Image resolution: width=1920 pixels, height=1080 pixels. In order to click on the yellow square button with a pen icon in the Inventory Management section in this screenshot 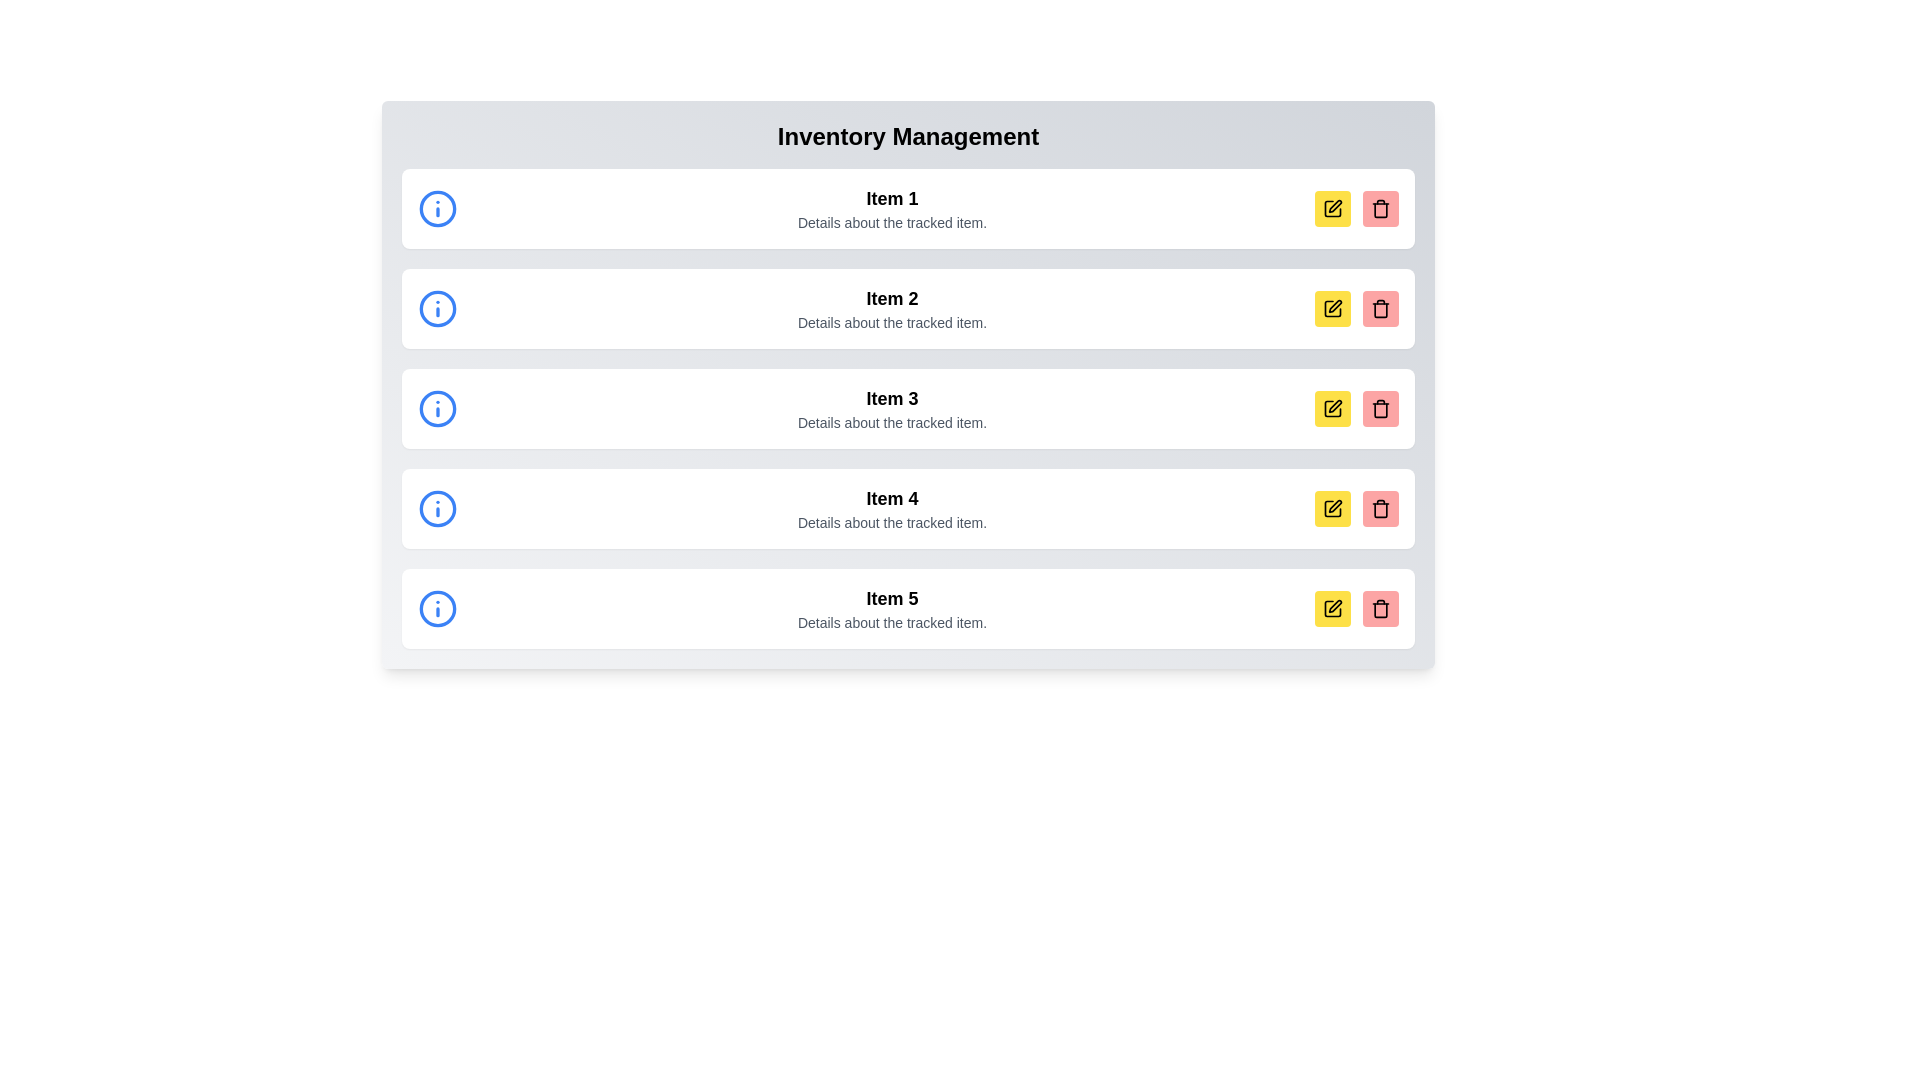, I will do `click(1333, 208)`.